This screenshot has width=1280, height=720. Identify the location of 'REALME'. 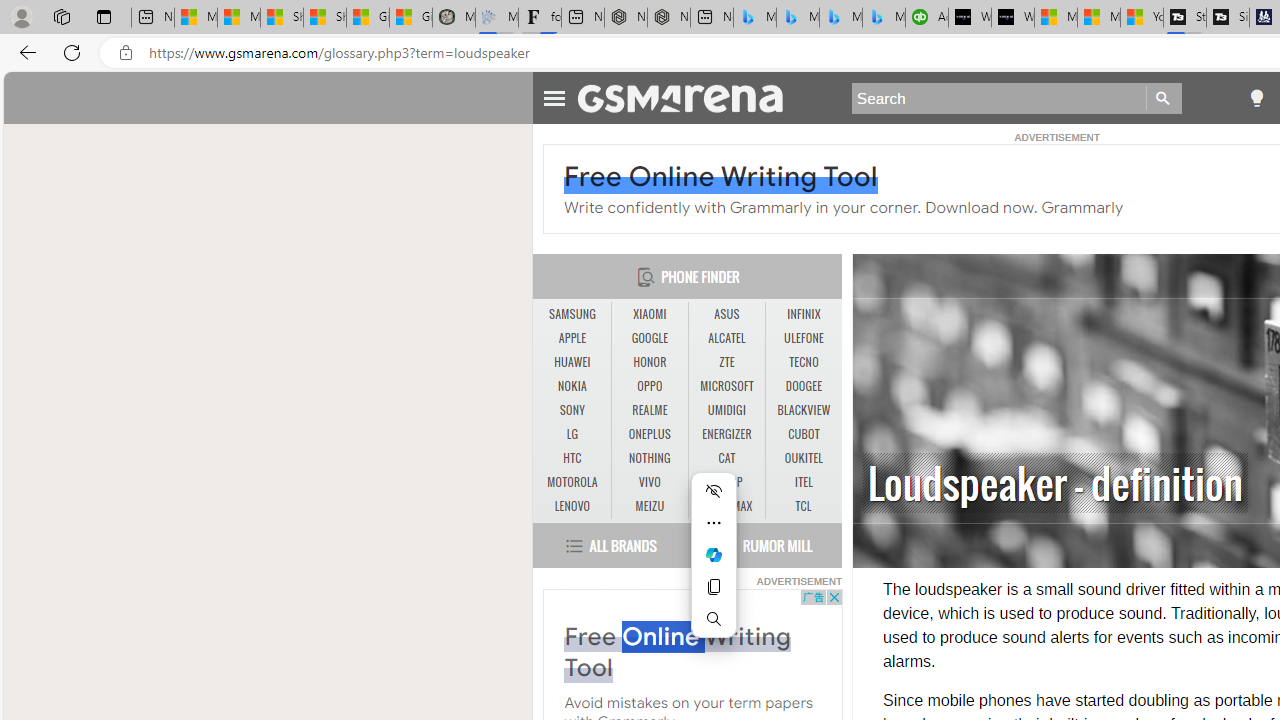
(650, 410).